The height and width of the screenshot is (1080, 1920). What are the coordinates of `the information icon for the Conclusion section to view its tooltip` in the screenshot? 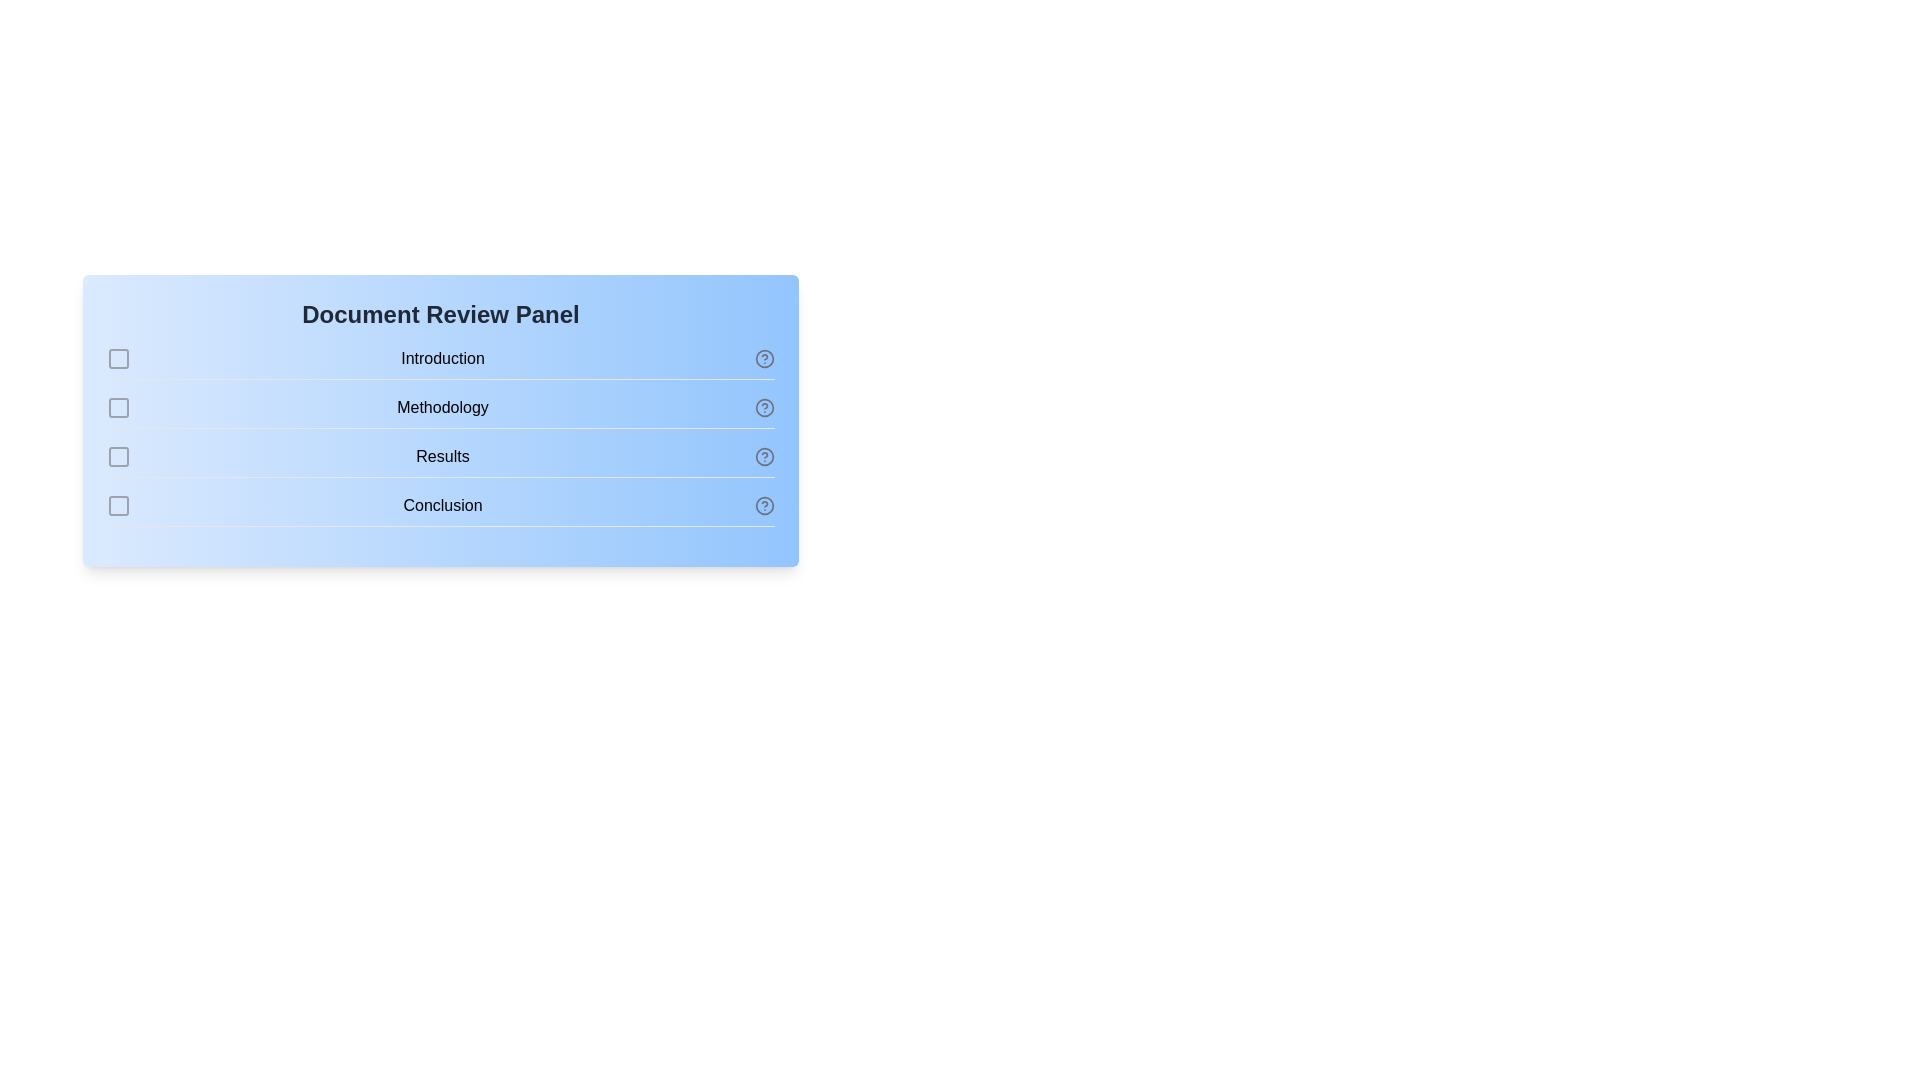 It's located at (763, 504).